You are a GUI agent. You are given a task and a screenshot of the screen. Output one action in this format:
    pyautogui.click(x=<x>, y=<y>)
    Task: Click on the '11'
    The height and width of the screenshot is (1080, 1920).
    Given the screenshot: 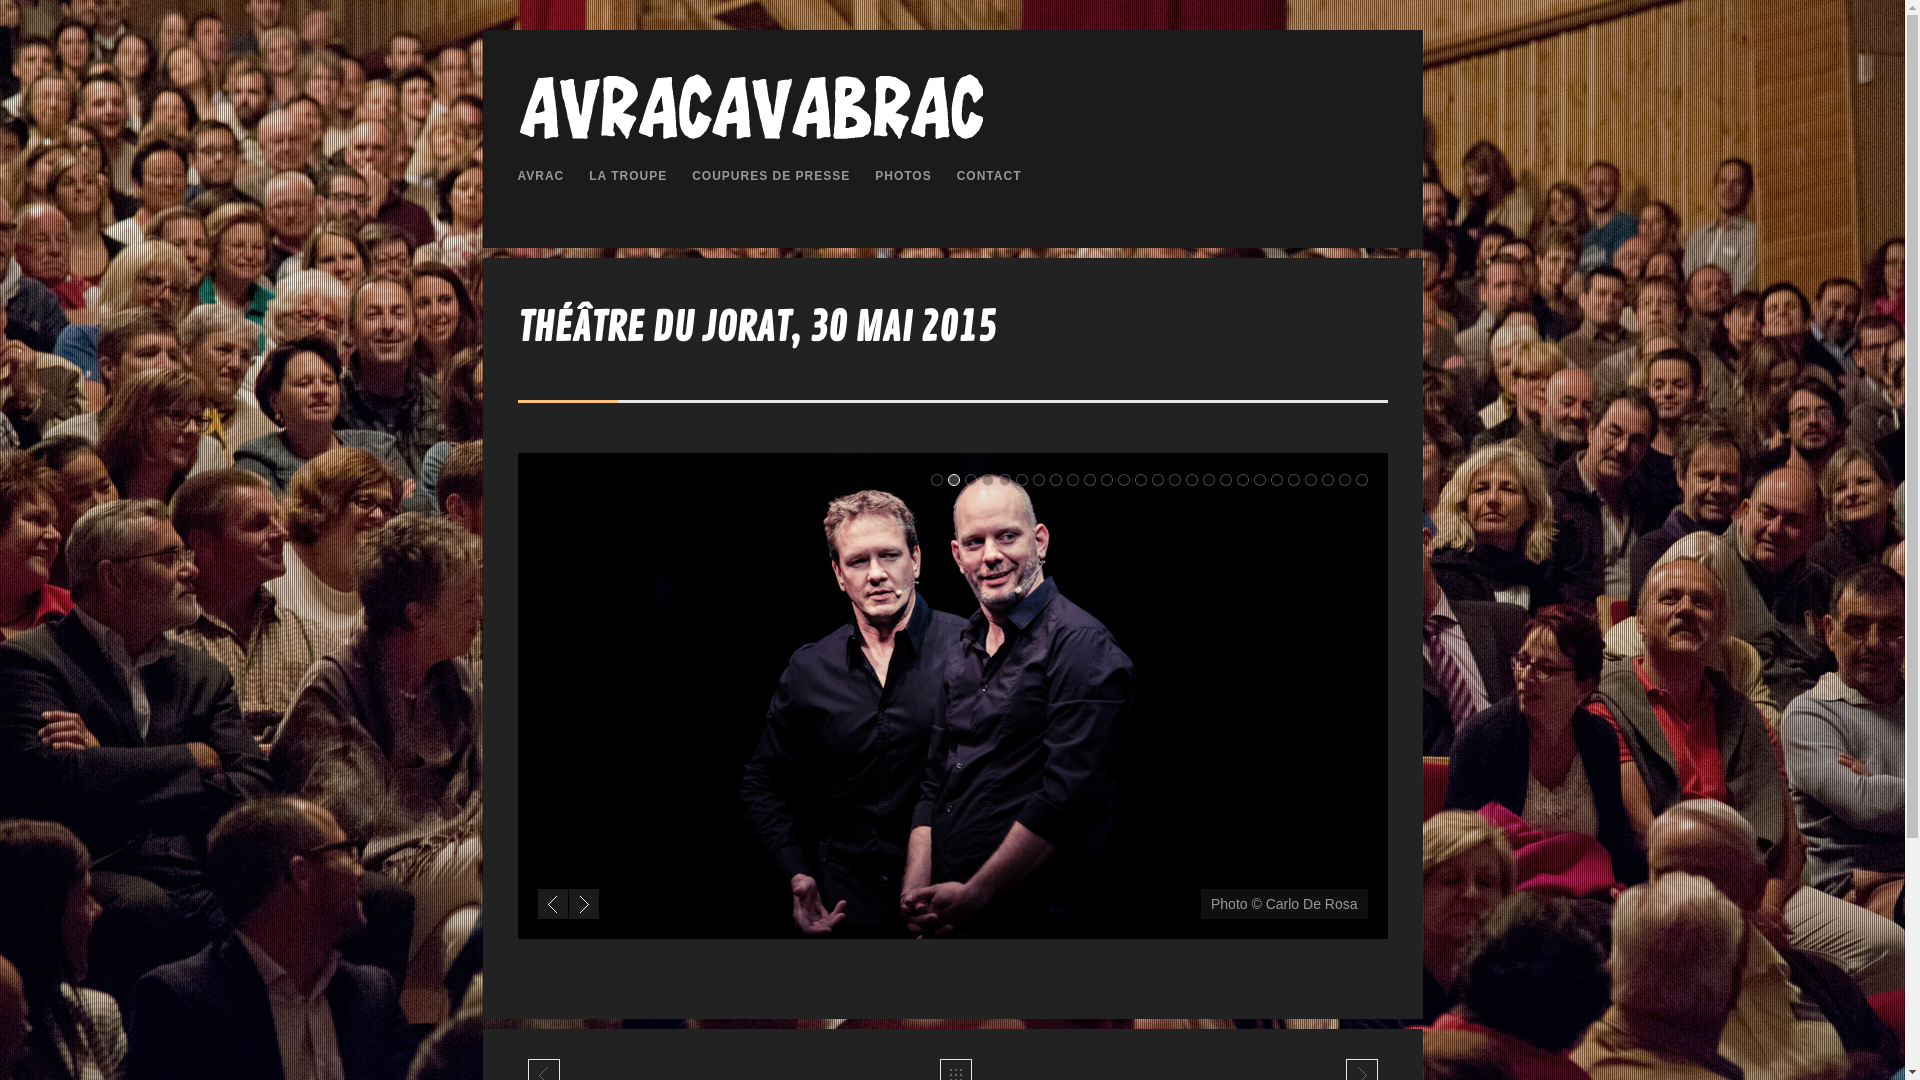 What is the action you would take?
    pyautogui.click(x=1104, y=479)
    